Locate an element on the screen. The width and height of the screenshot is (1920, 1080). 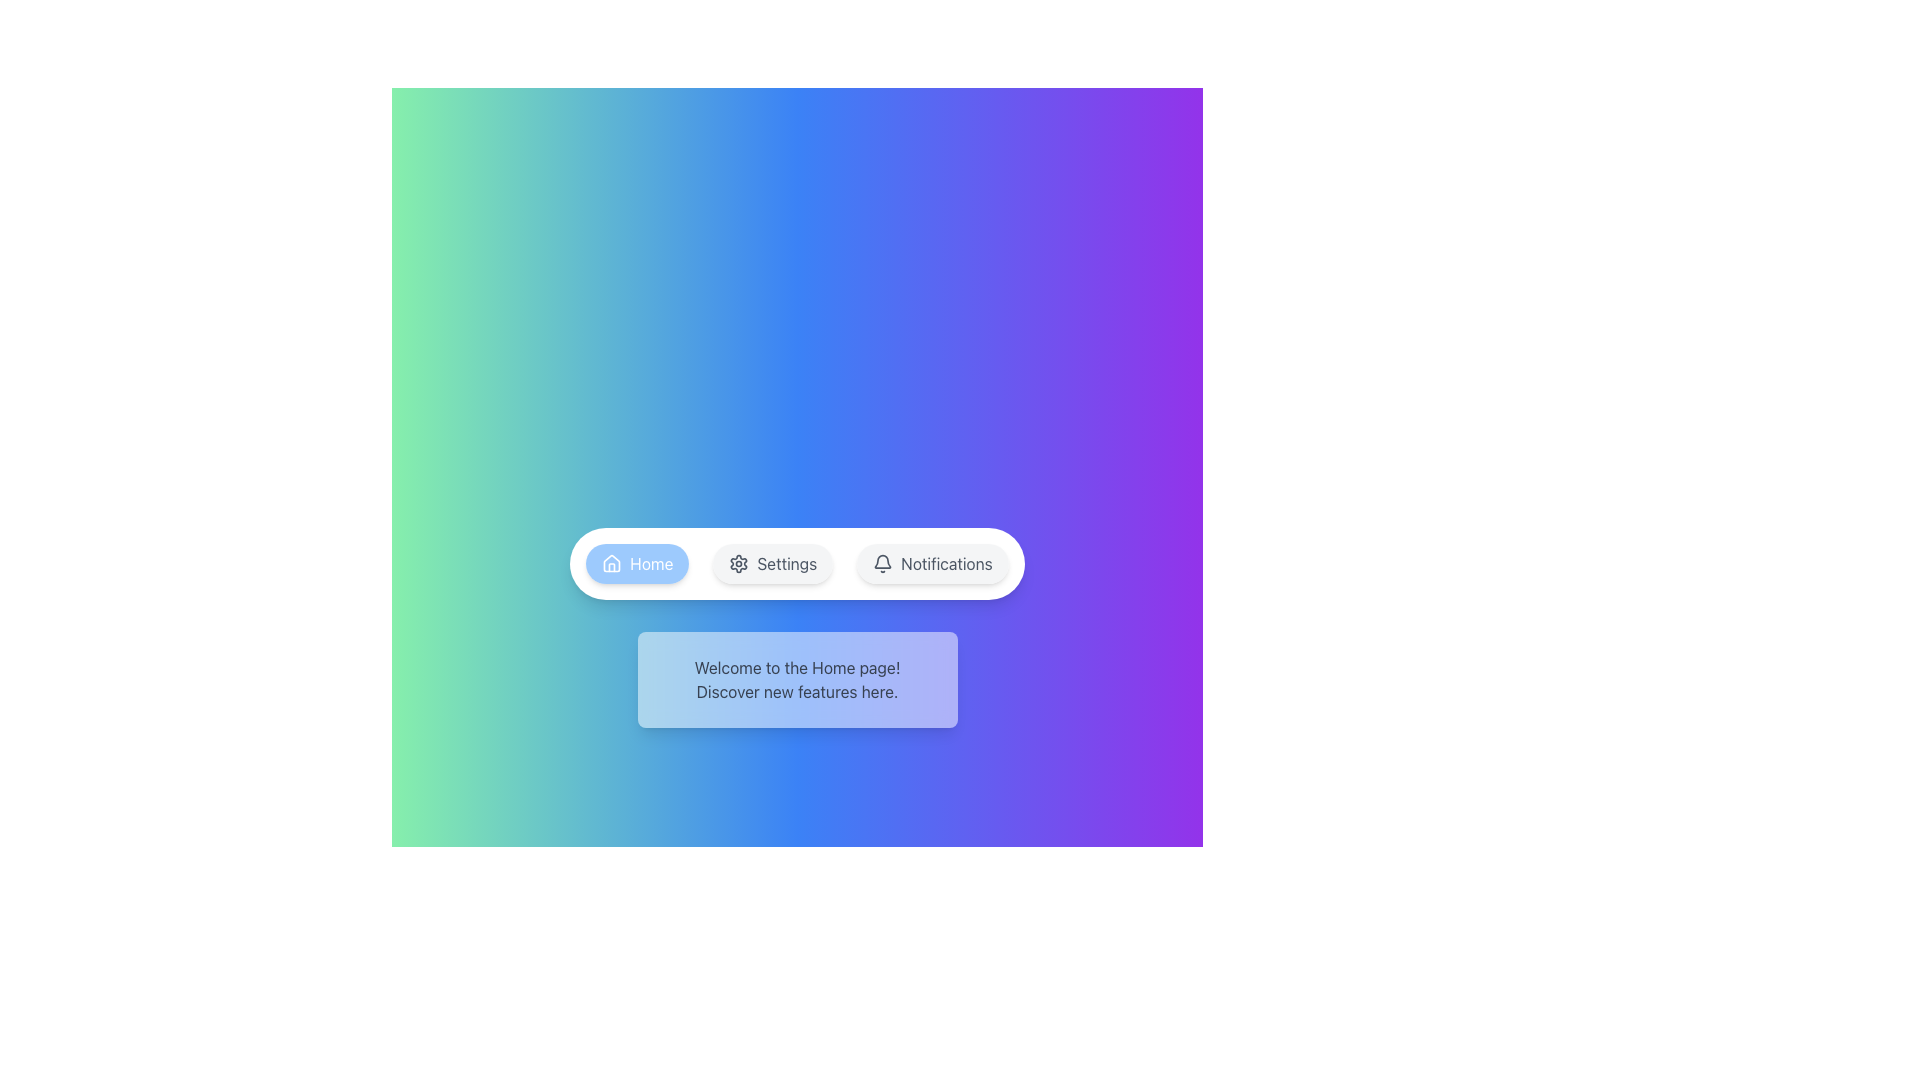
the 'Home' icon located at the left end of the top navigation bar, which symbolizes the 'Home' section is located at coordinates (611, 563).